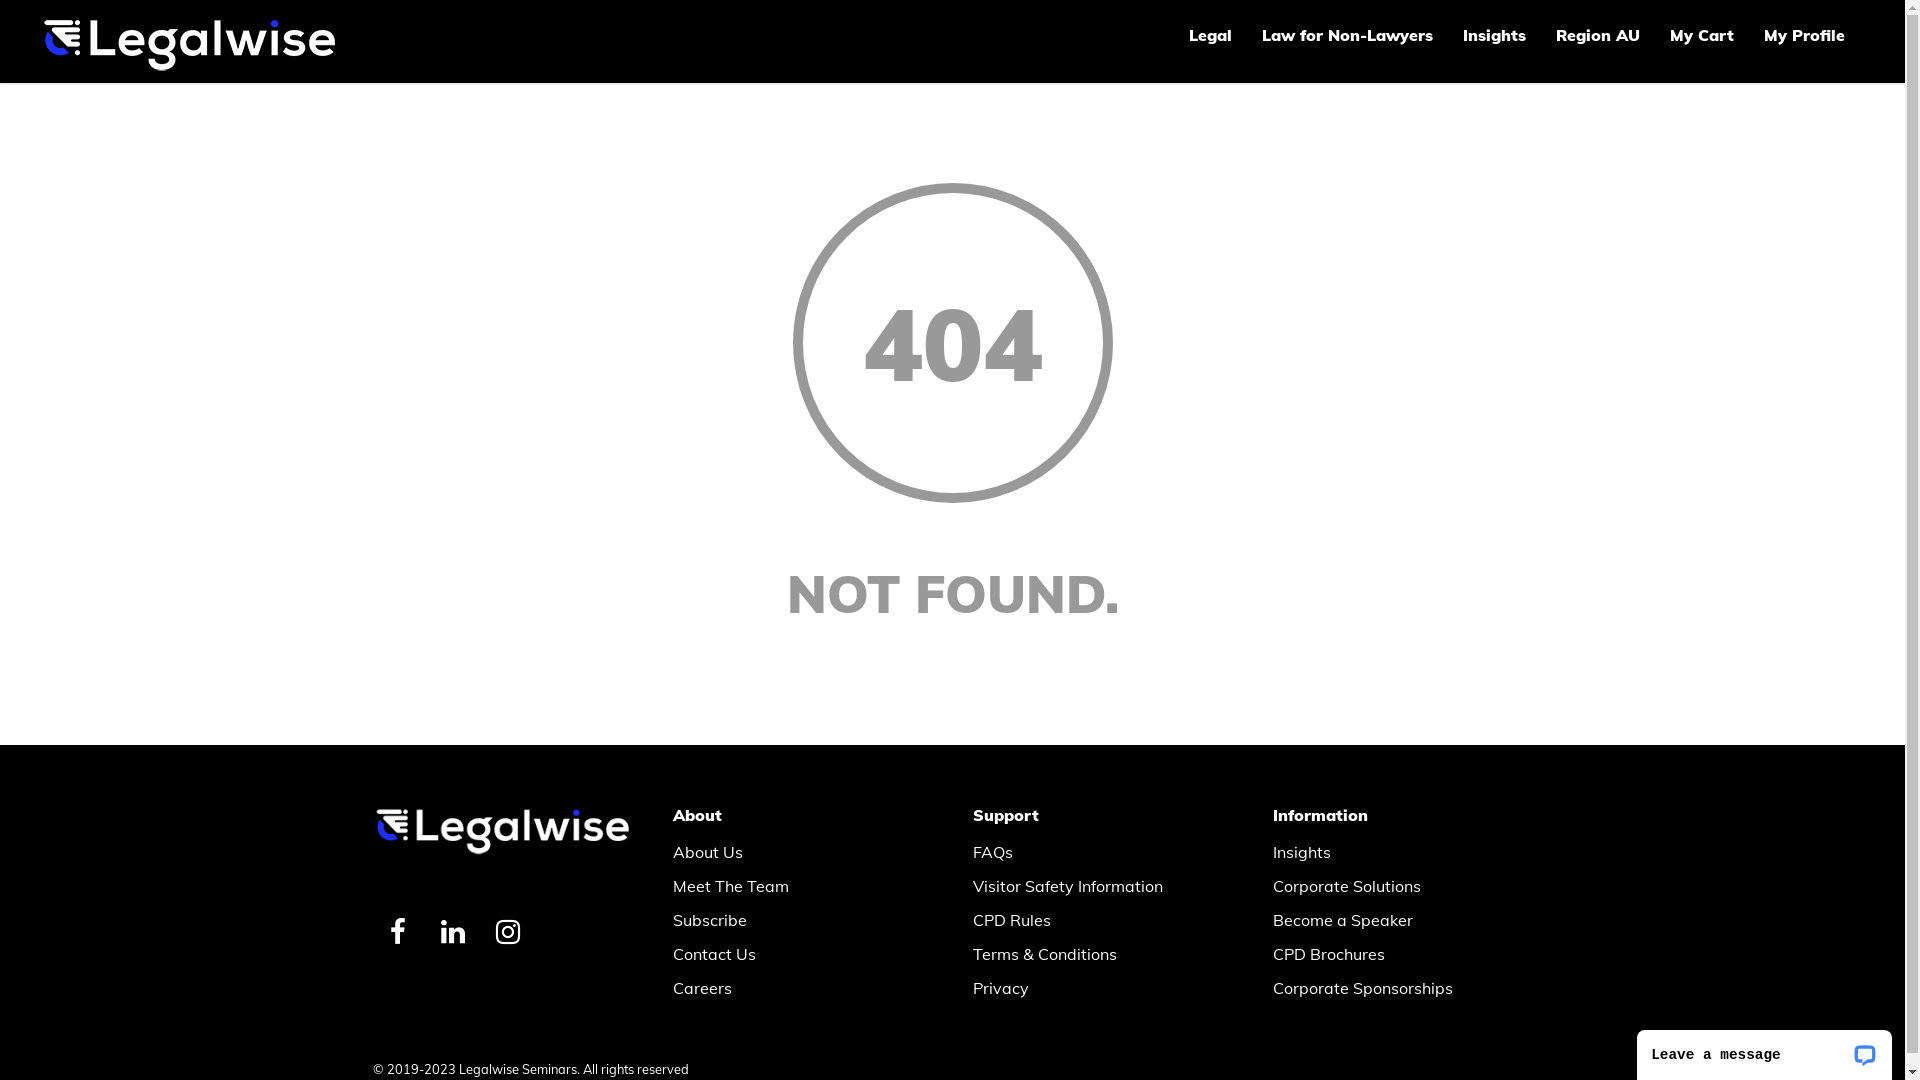 The image size is (1920, 1080). I want to click on 'My Cart', so click(1701, 34).